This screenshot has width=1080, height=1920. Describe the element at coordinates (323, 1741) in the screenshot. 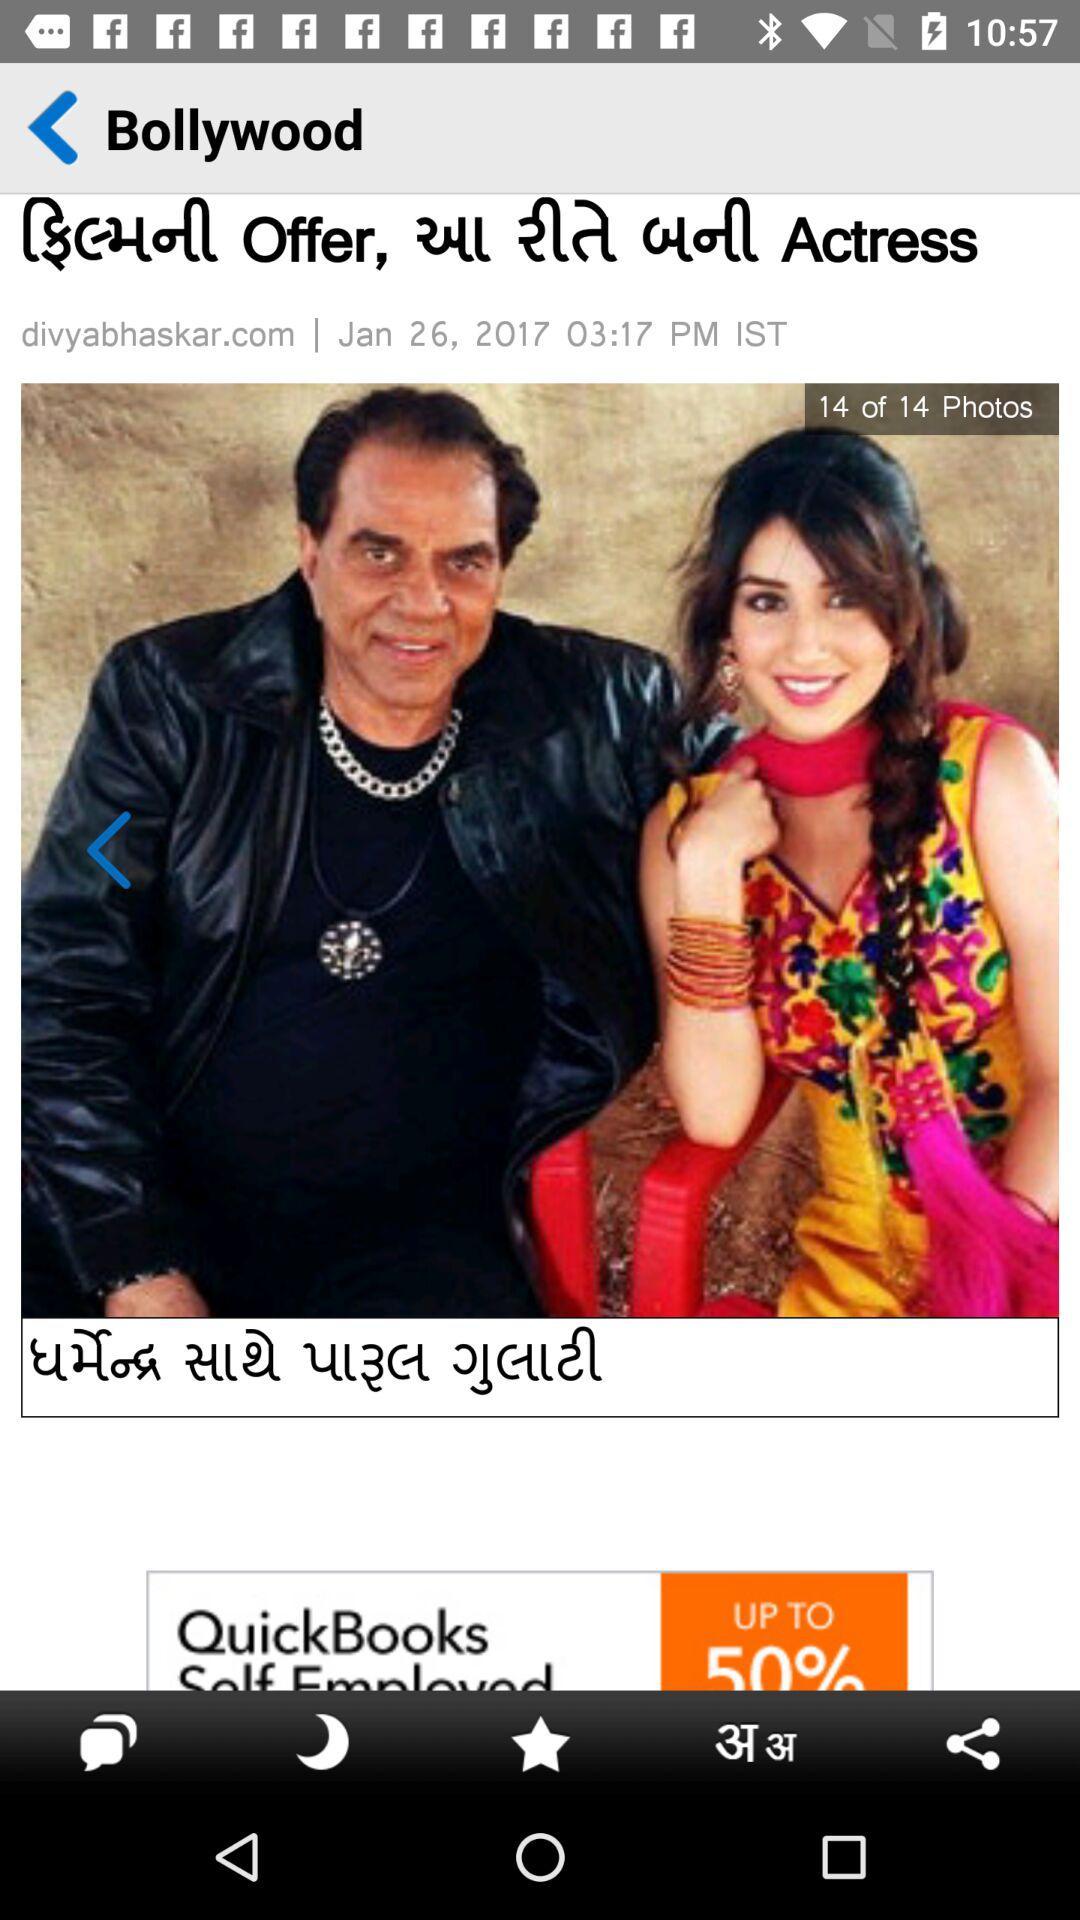

I see `the icon on the right next next to the chat icon on the bottom left corner of the web page` at that location.